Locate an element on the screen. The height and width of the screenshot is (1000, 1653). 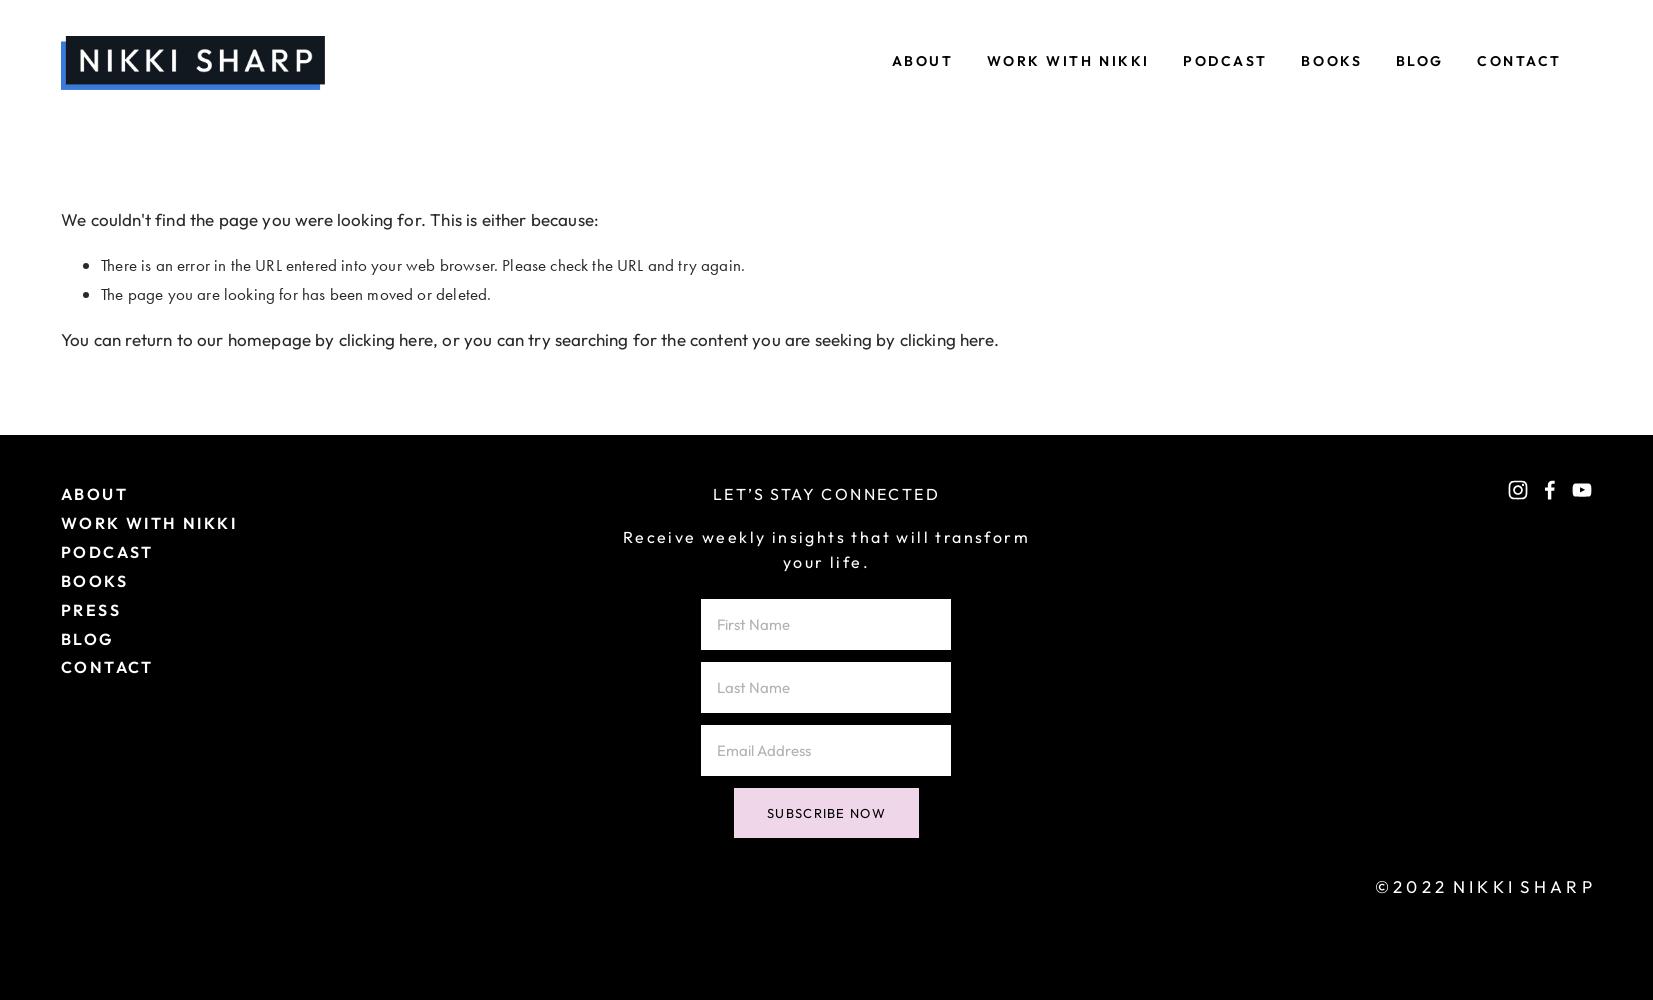
'You can return to our homepage by' is located at coordinates (198, 338).